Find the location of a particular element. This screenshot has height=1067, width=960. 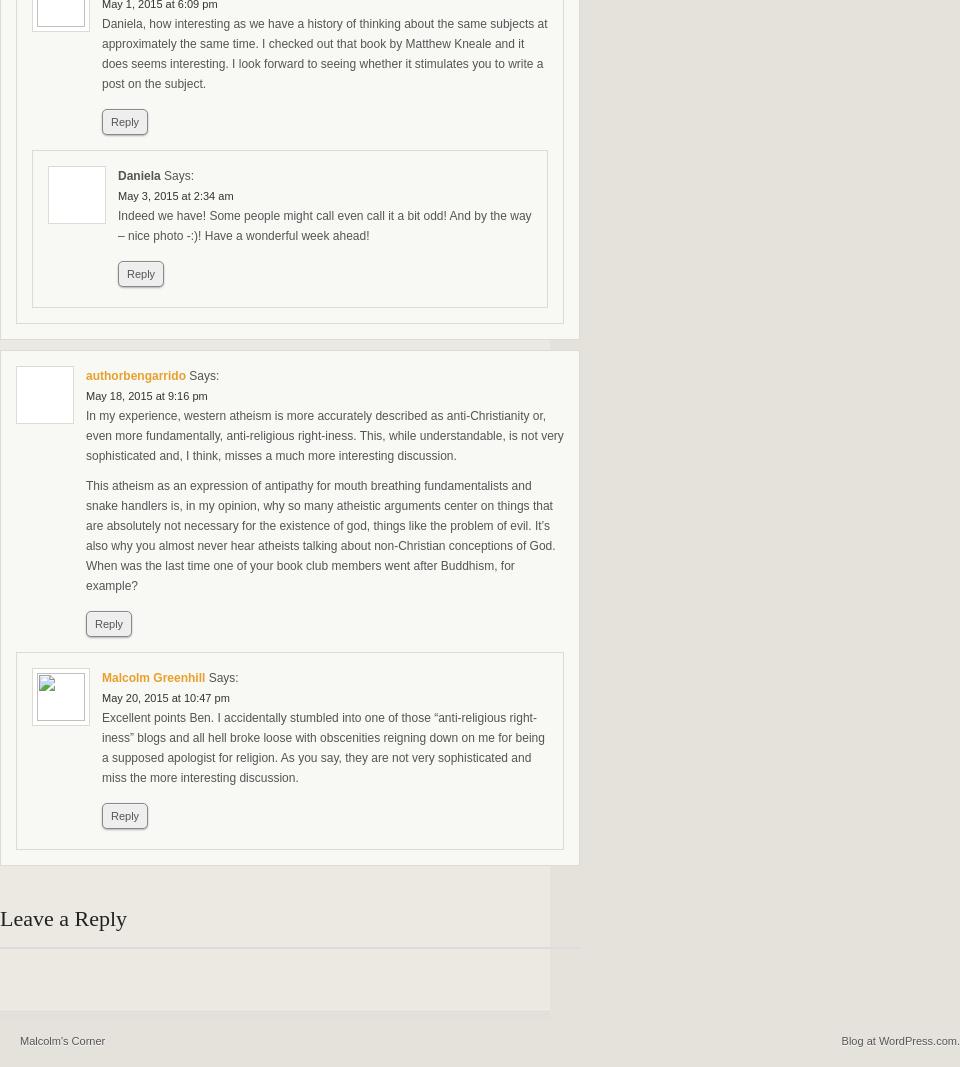

'Daniela' is located at coordinates (117, 174).